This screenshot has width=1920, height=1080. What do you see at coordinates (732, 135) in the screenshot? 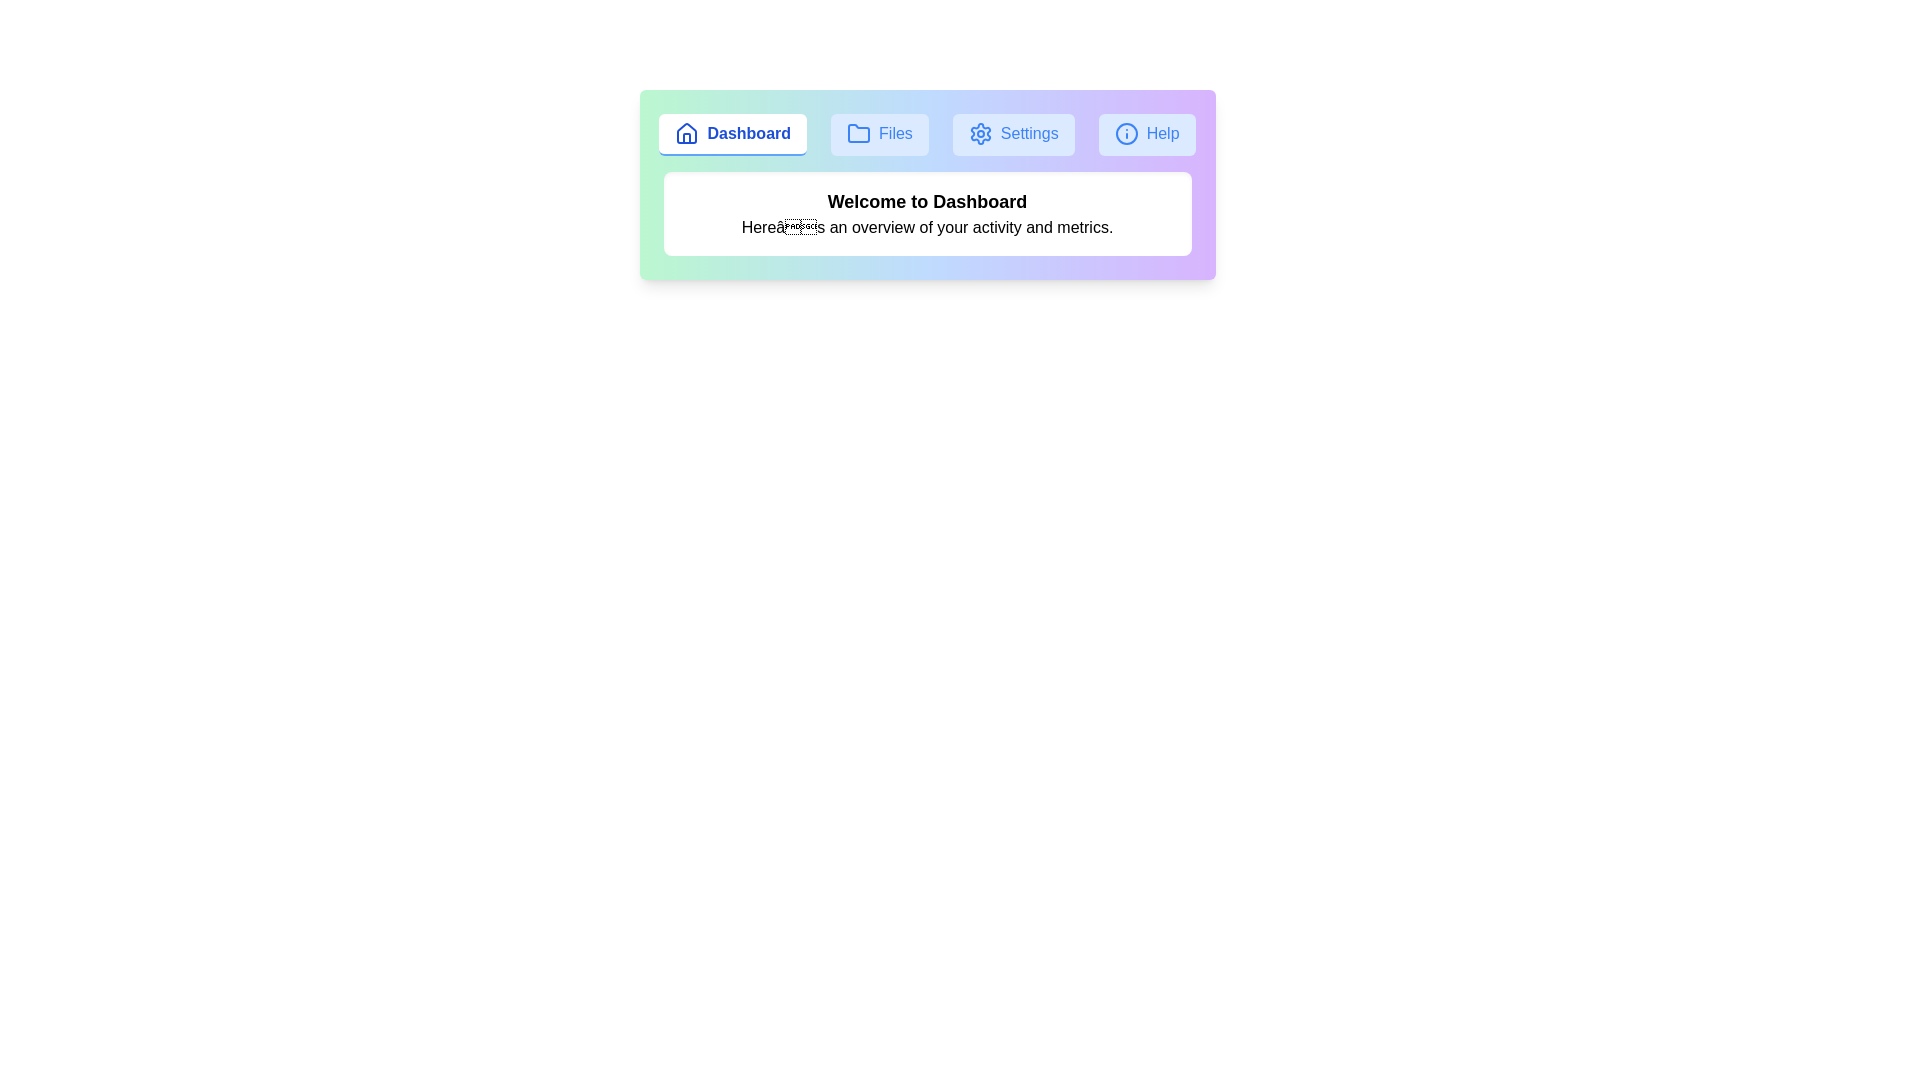
I see `the tab labeled Dashboard` at bounding box center [732, 135].